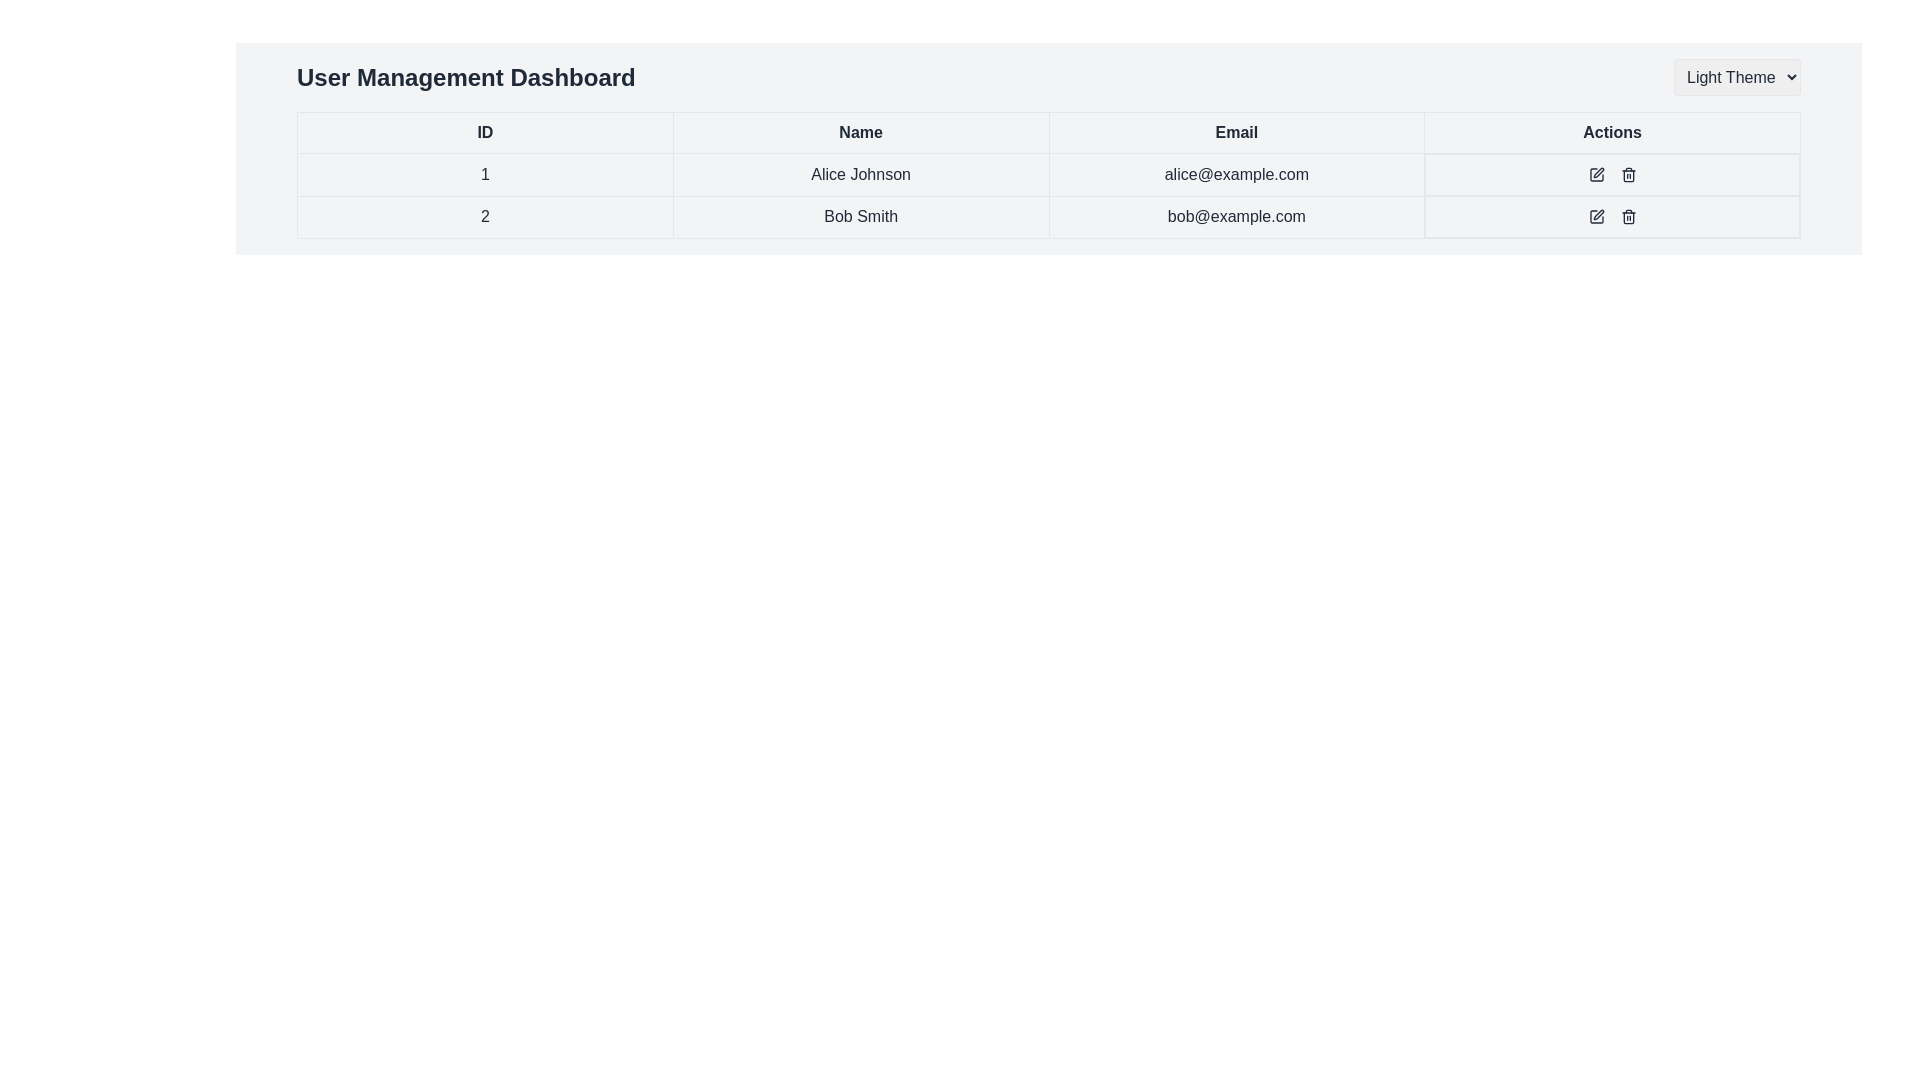 This screenshot has height=1080, width=1920. I want to click on the delete Icon button in the Actions column of the second row, so click(1628, 216).